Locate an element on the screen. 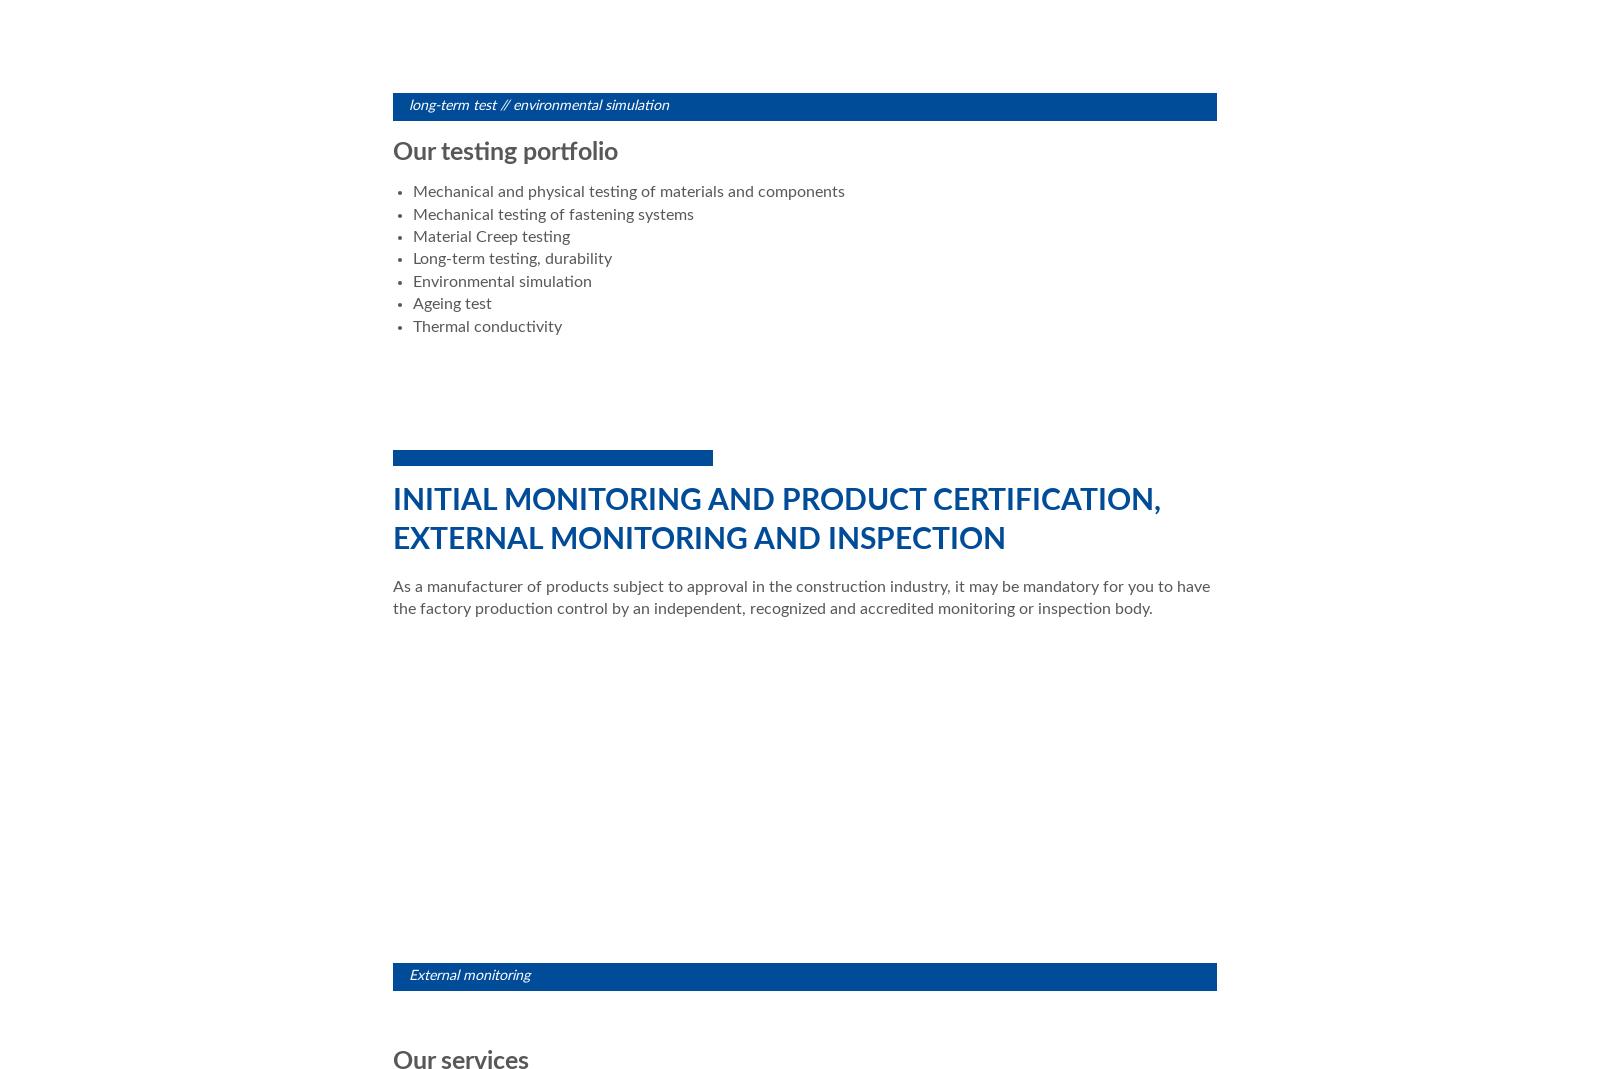 The width and height of the screenshot is (1610, 1069). 'Our testing portfolio' is located at coordinates (508, 151).